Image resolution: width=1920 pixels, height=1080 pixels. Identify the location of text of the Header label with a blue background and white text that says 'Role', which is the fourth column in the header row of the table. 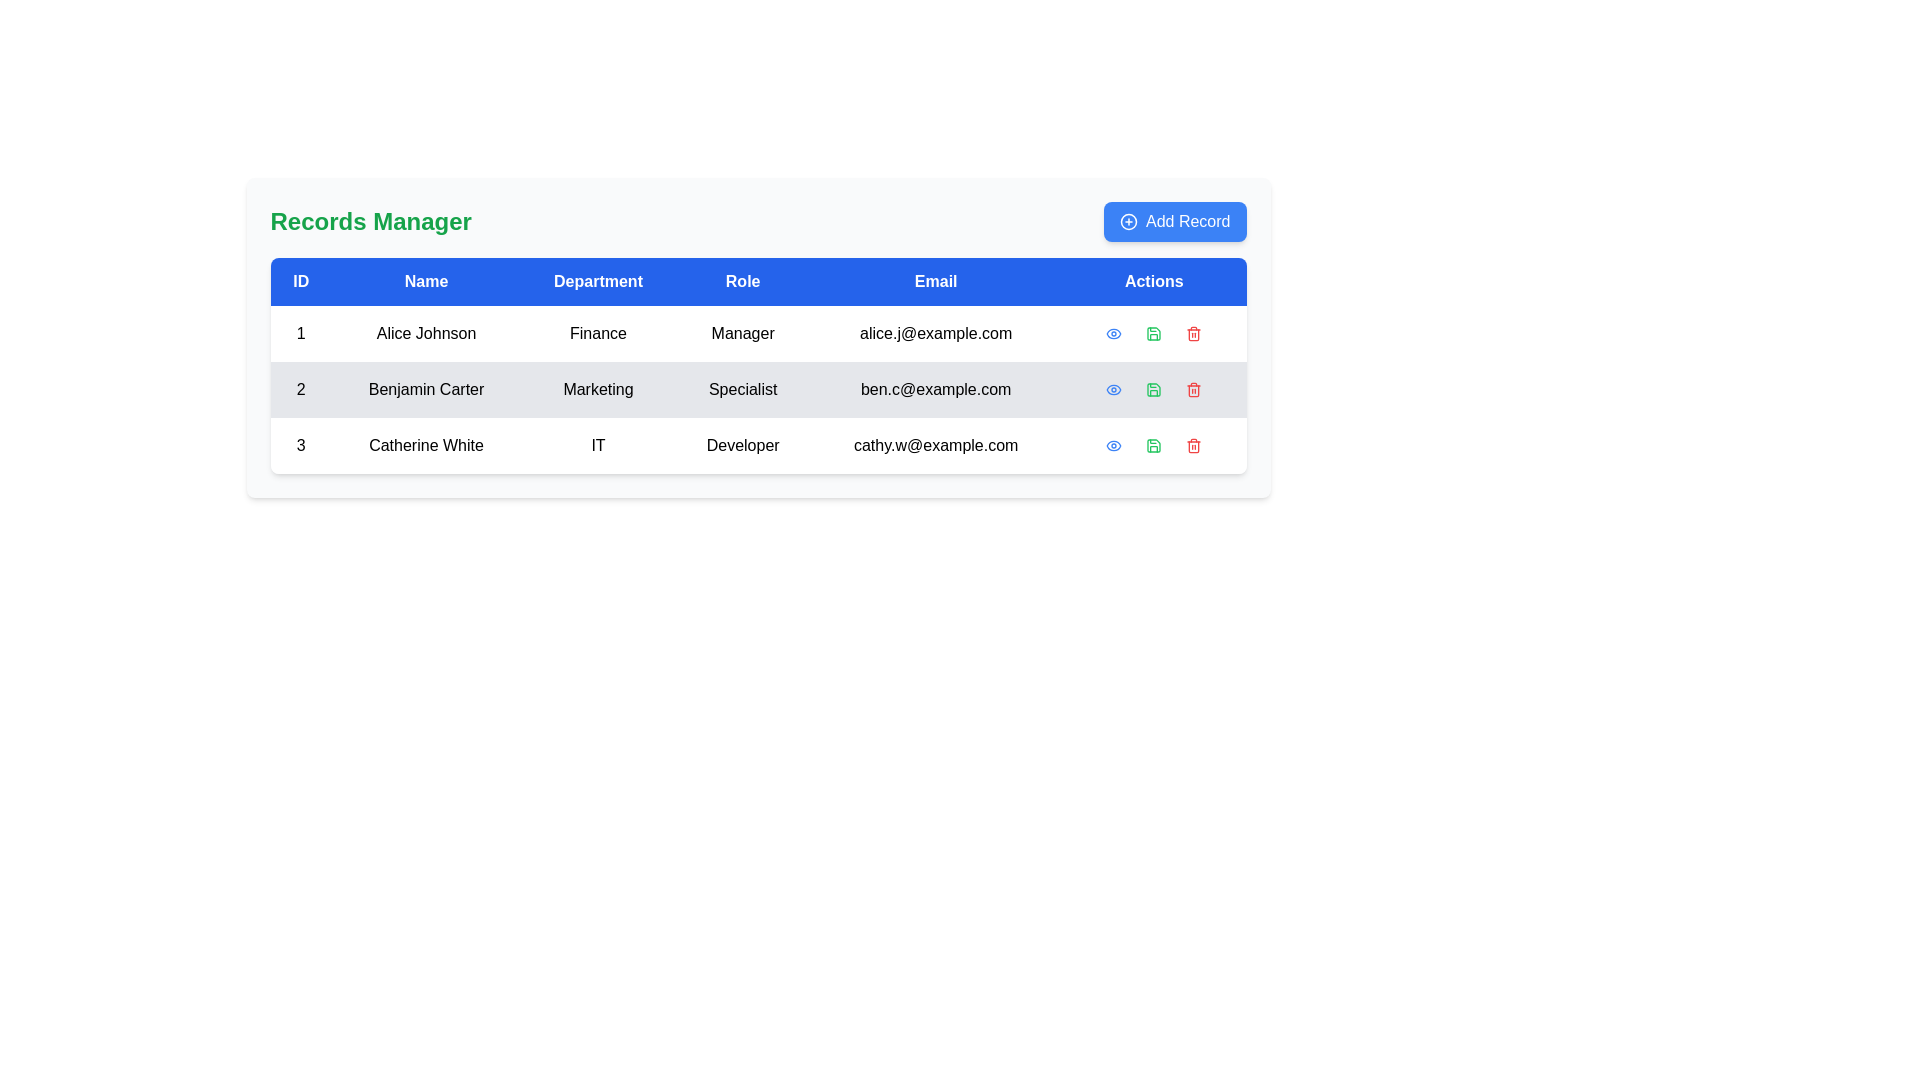
(742, 281).